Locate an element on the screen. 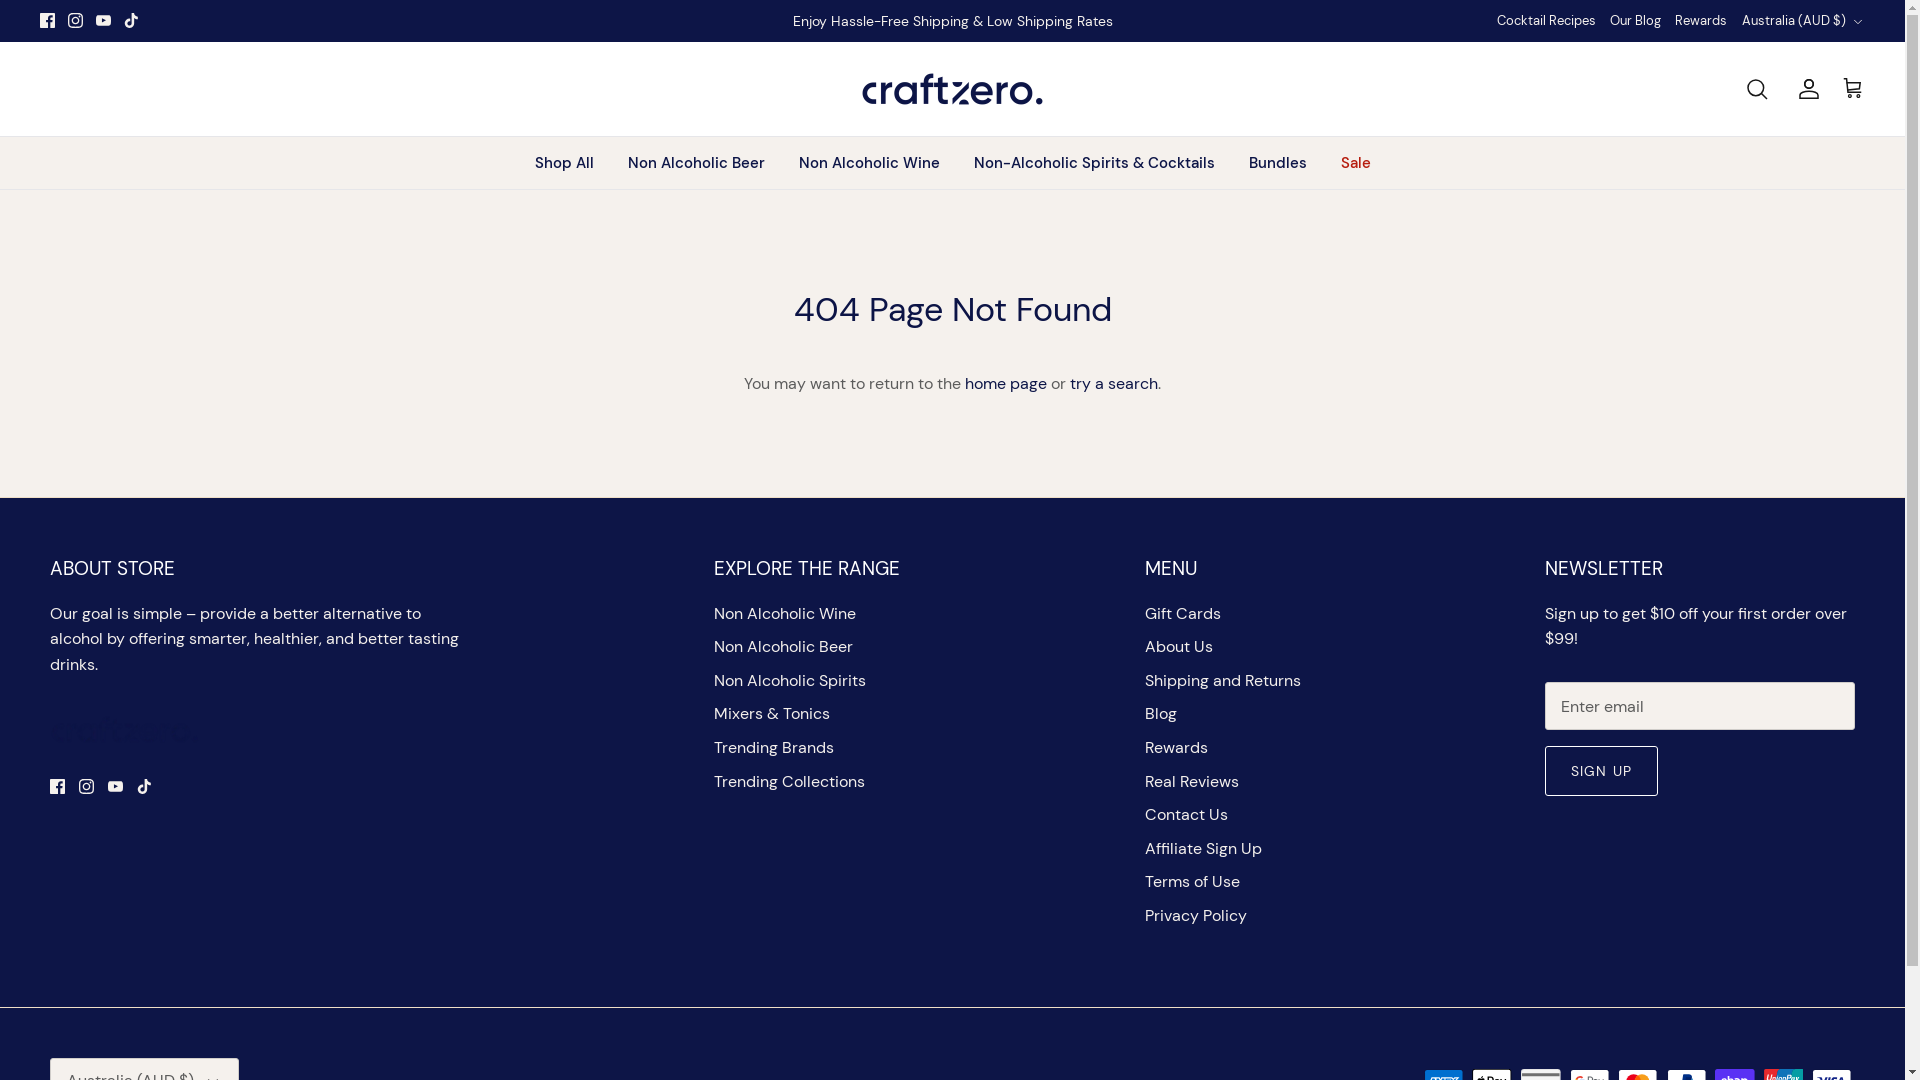  'Non Alcoholic Spirits' is located at coordinates (789, 679).